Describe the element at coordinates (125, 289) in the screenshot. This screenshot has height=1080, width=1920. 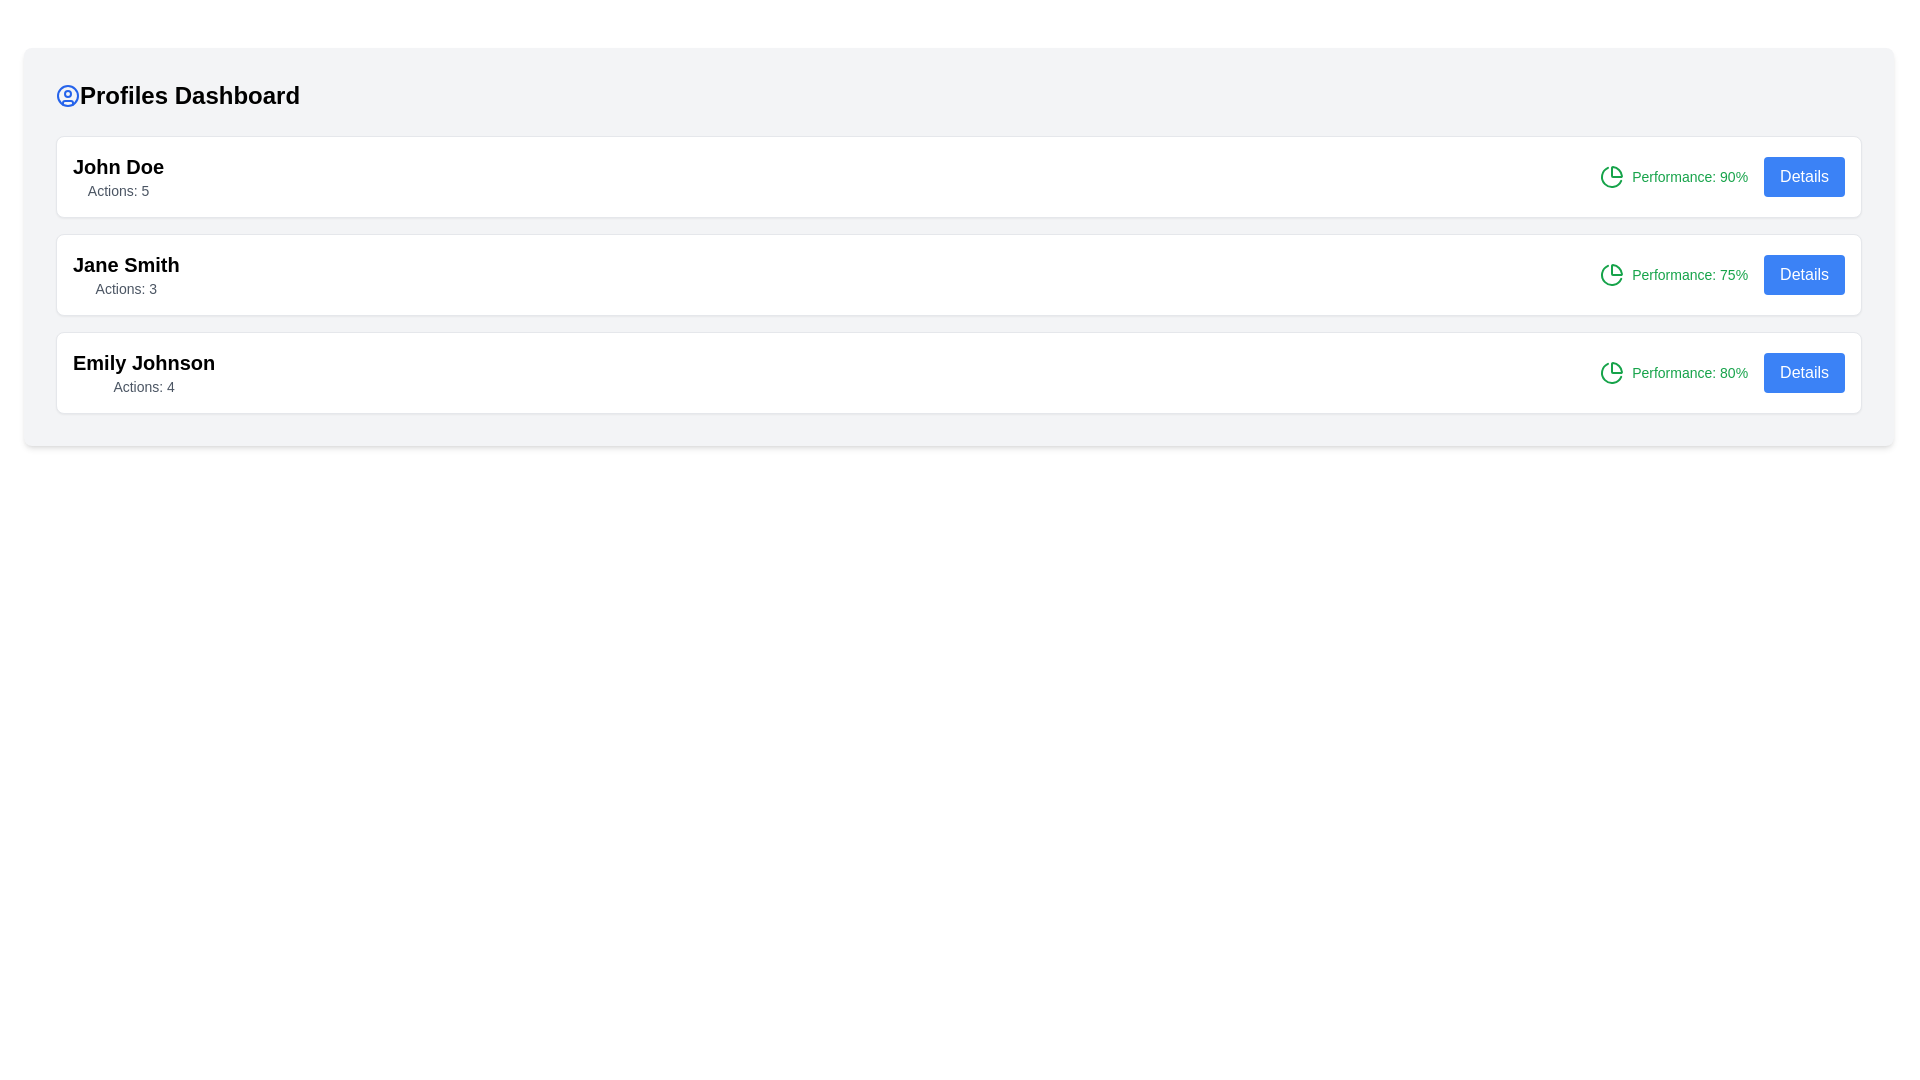
I see `the informational text label indicating the number of actions associated with 'Jane Smith', located directly below the 'Jane Smith' label` at that location.